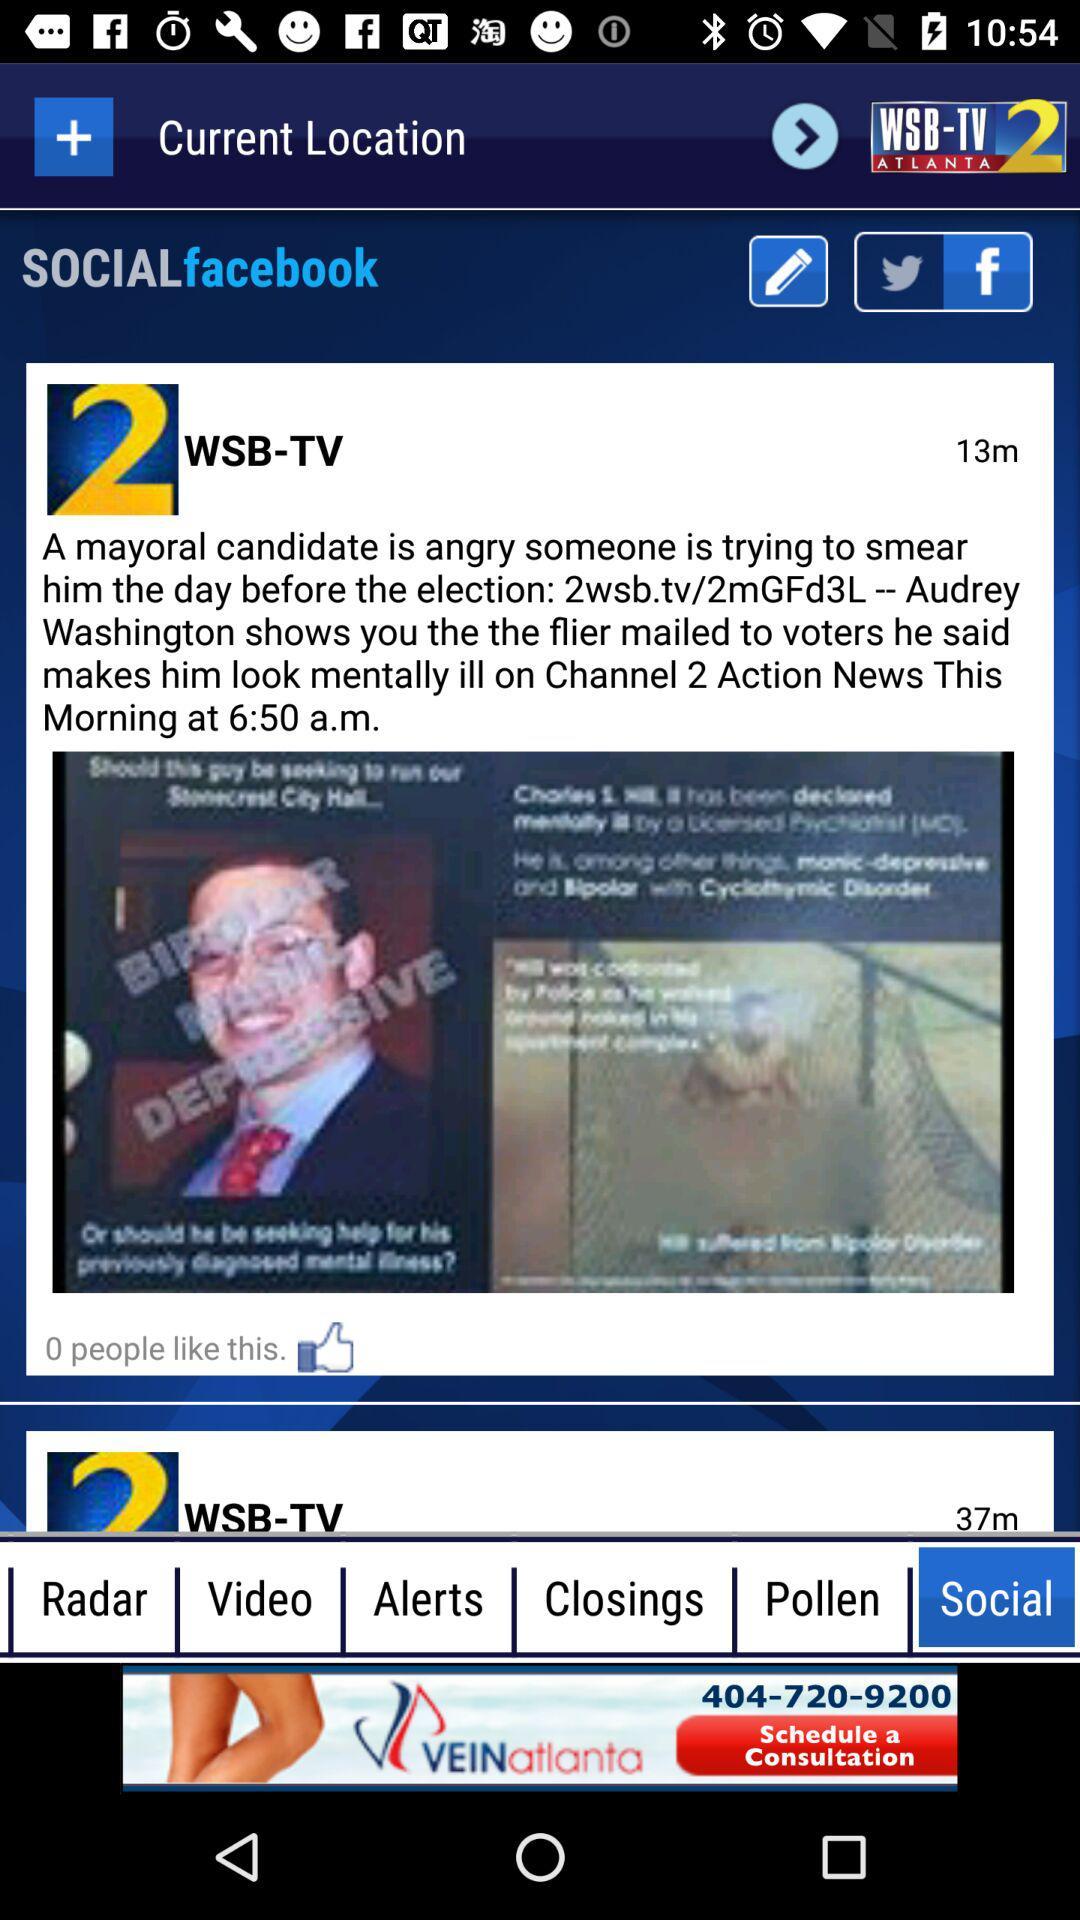 This screenshot has height=1920, width=1080. What do you see at coordinates (72, 135) in the screenshot?
I see `plus current location` at bounding box center [72, 135].